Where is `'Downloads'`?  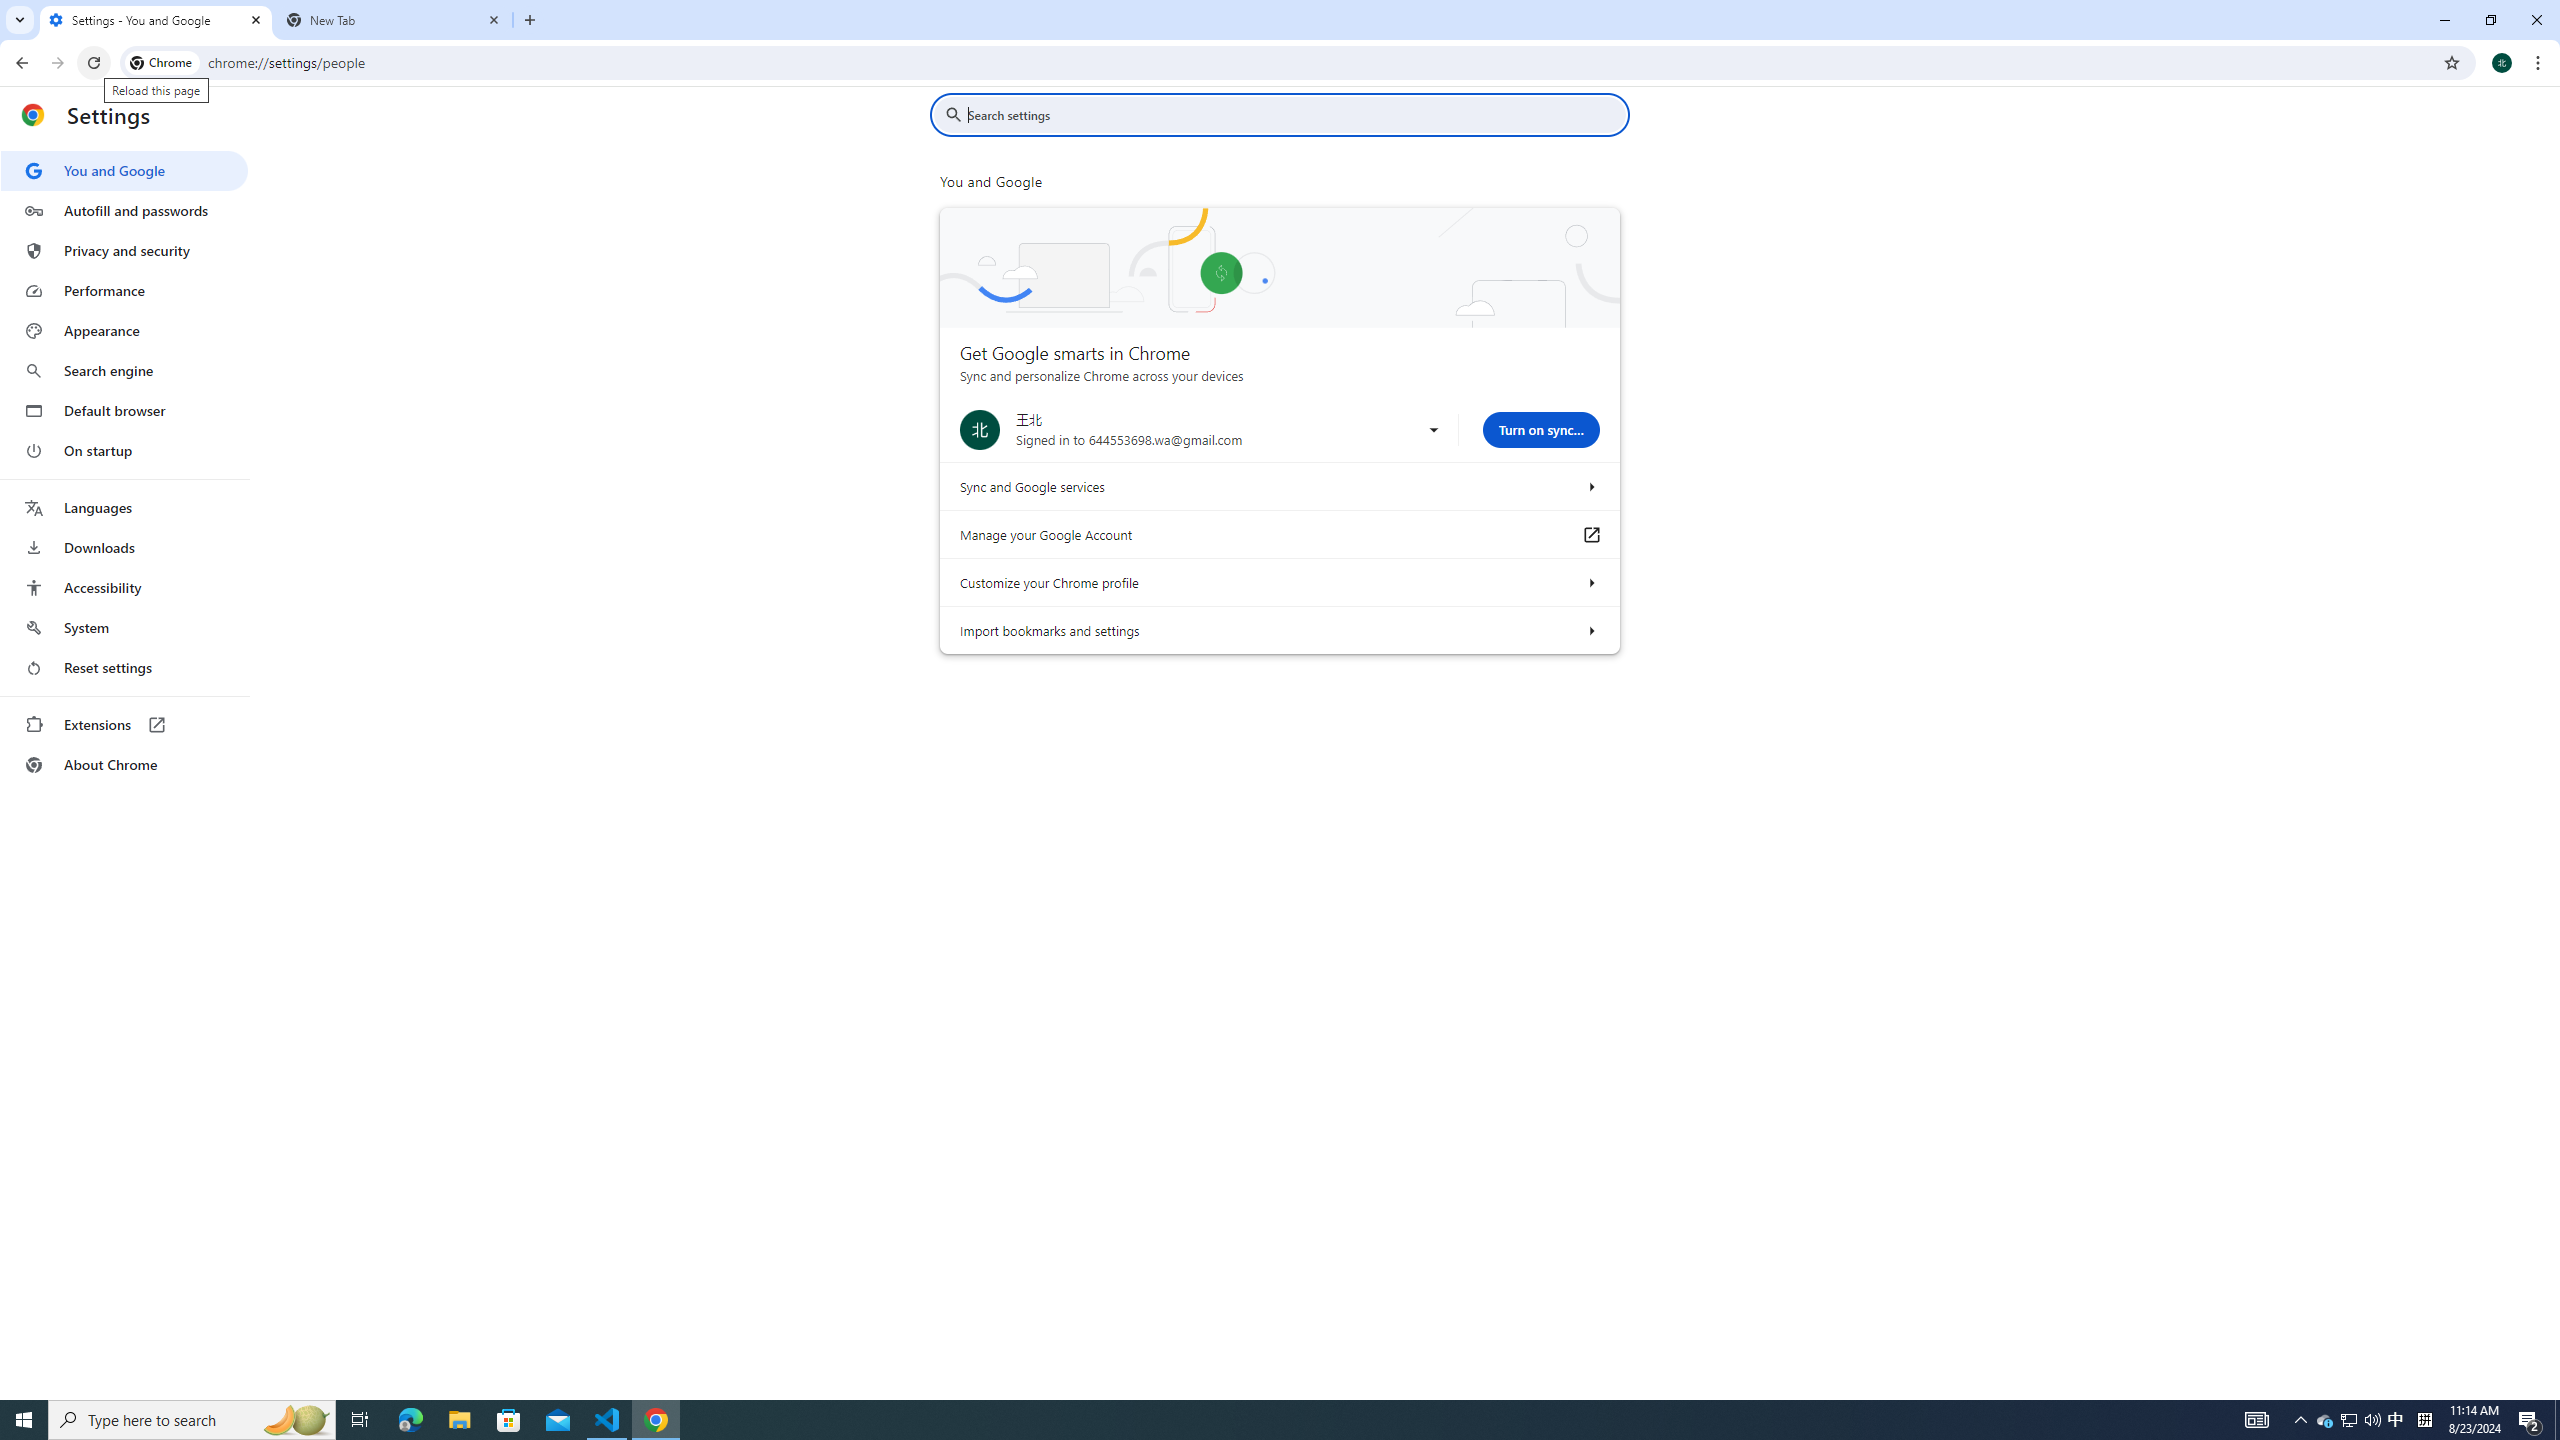
'Downloads' is located at coordinates (123, 547).